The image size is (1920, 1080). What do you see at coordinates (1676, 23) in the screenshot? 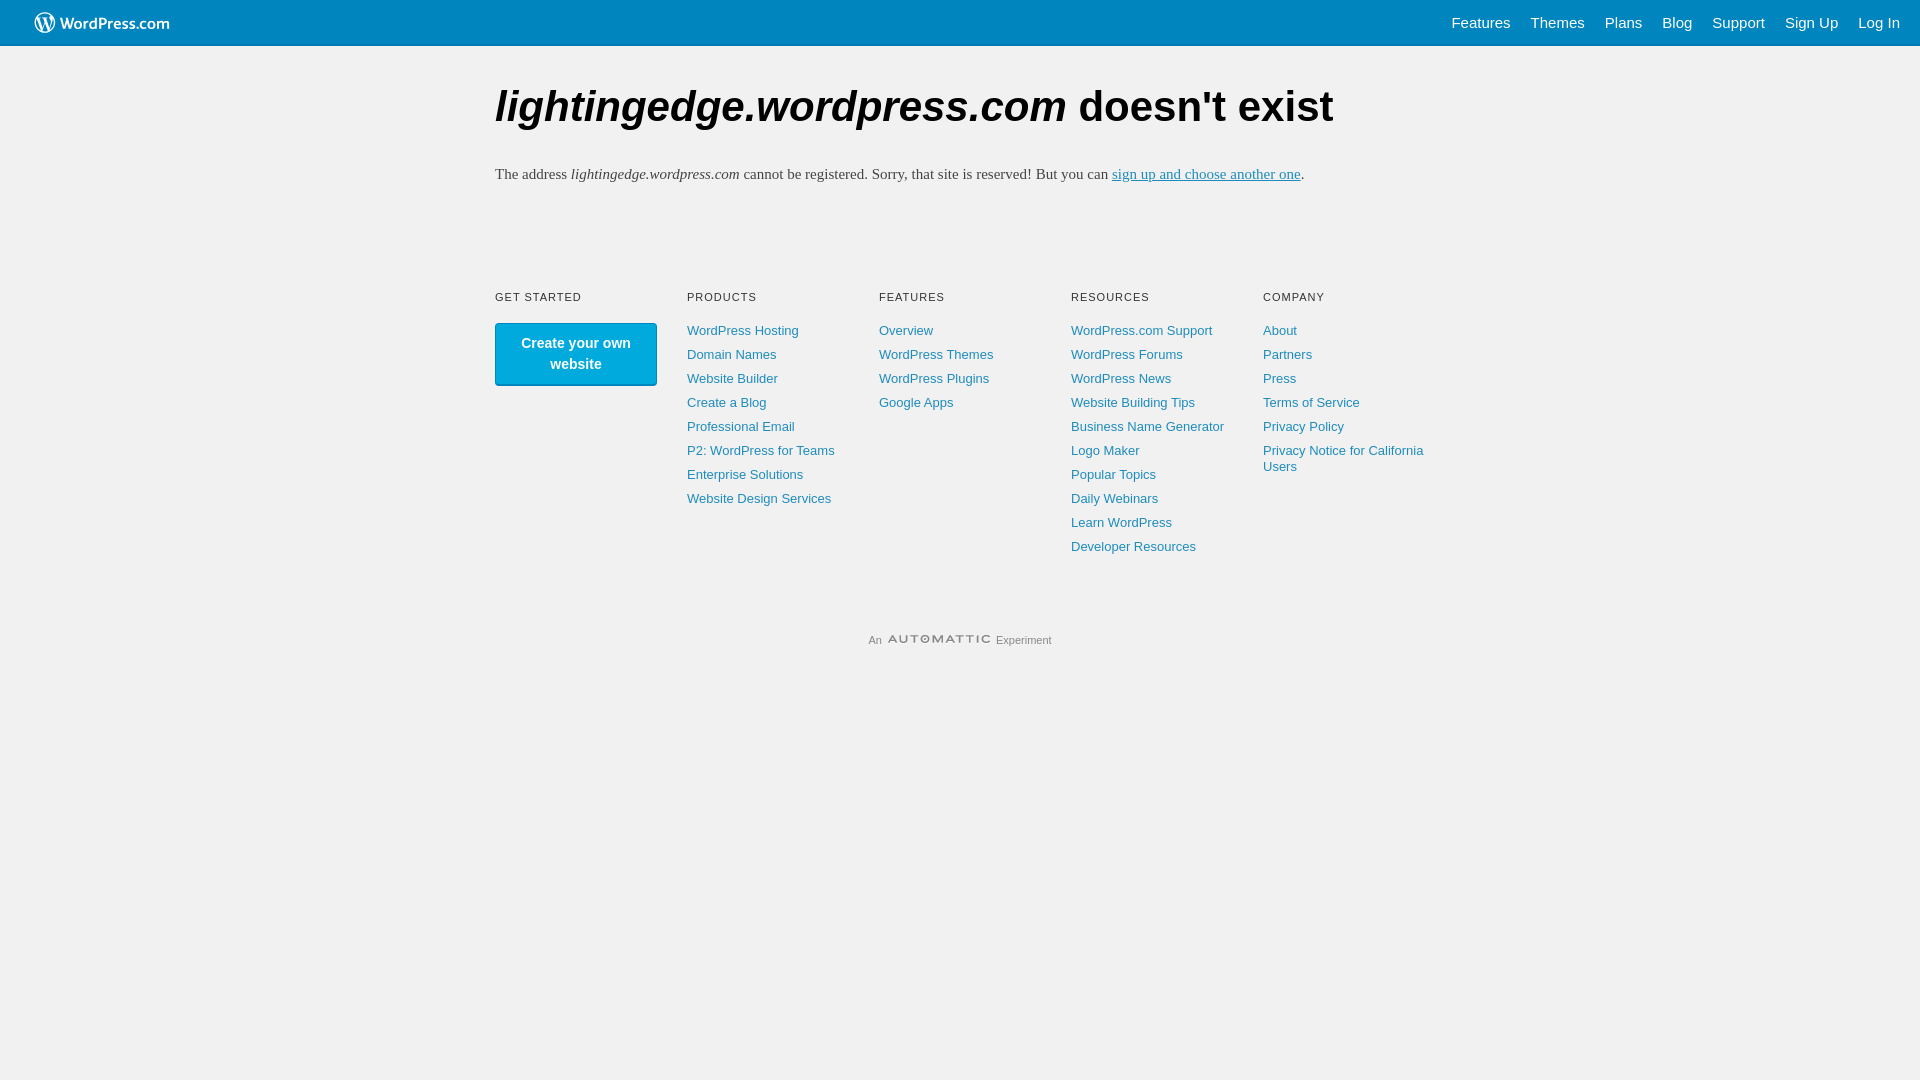
I see `'Blog'` at bounding box center [1676, 23].